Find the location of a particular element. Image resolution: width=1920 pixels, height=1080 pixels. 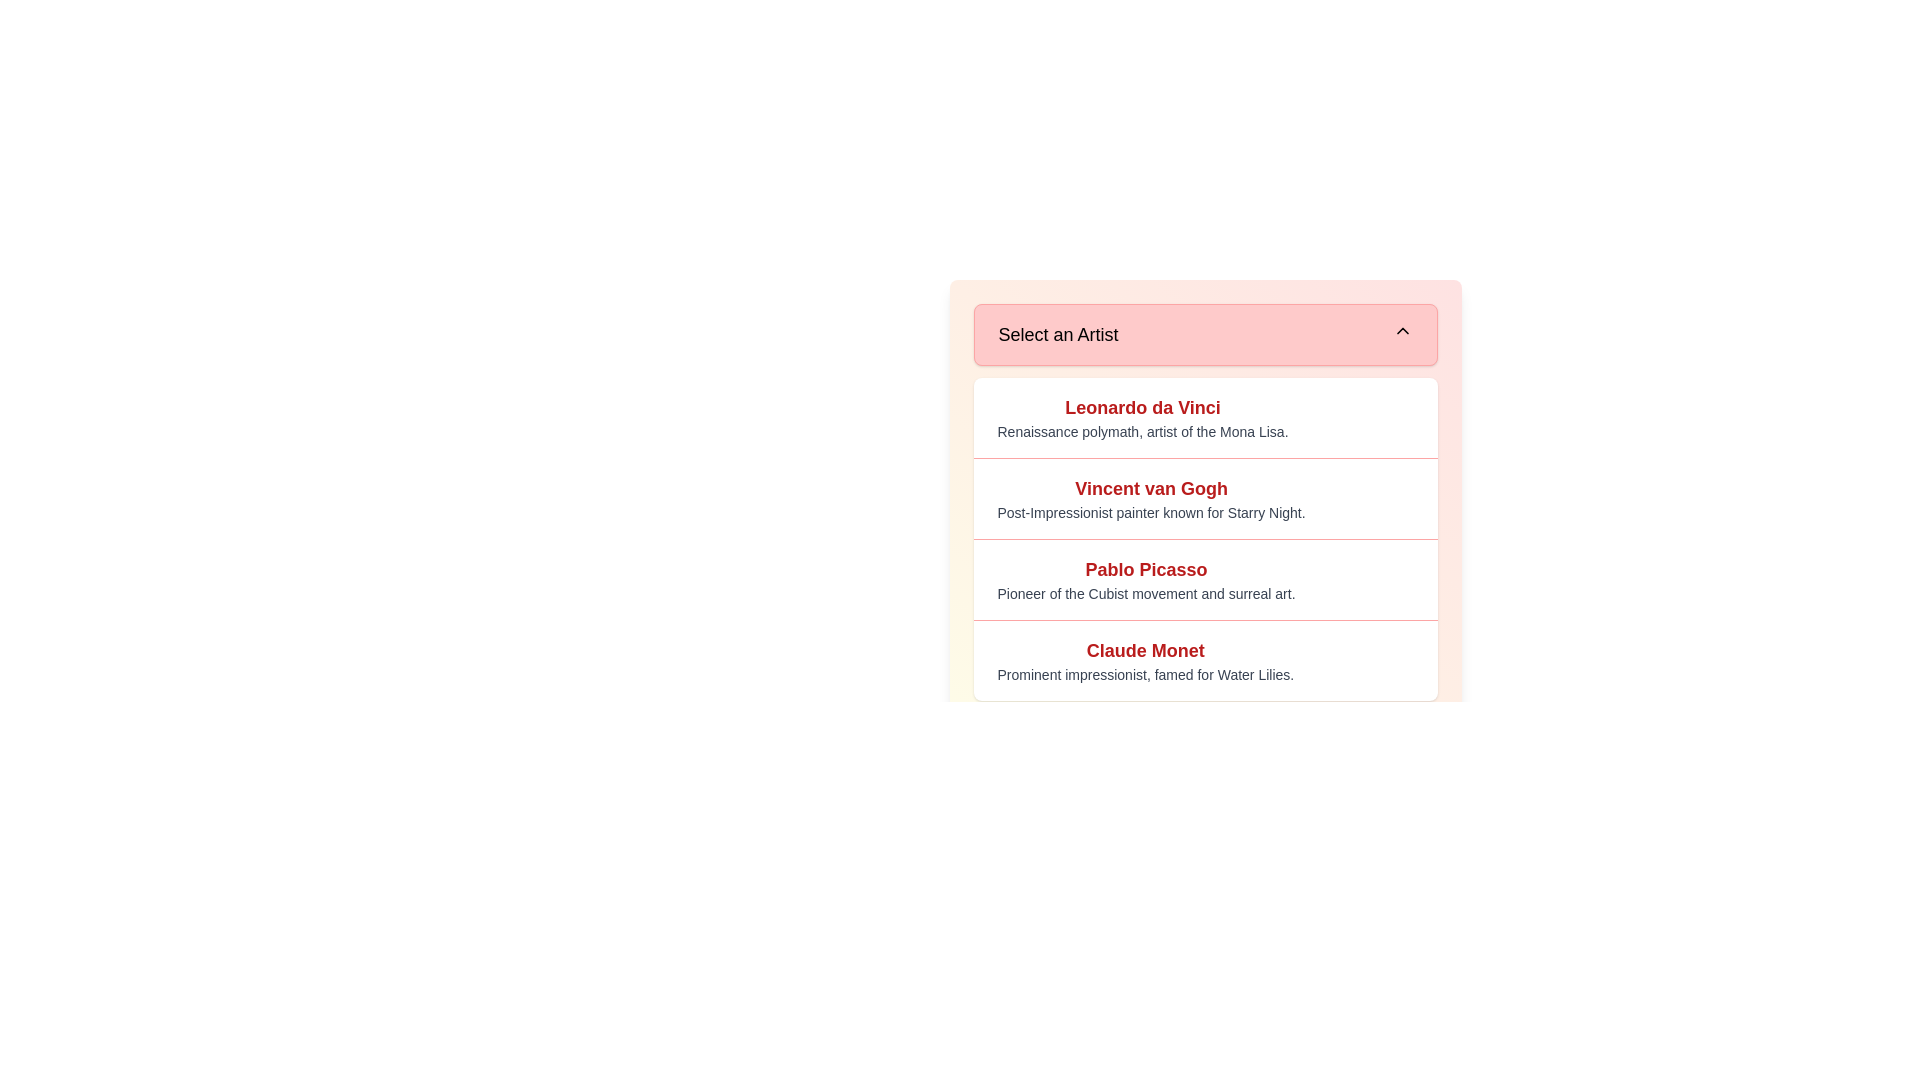

the 'Select an Artist' dropdown toggle button is located at coordinates (1204, 334).